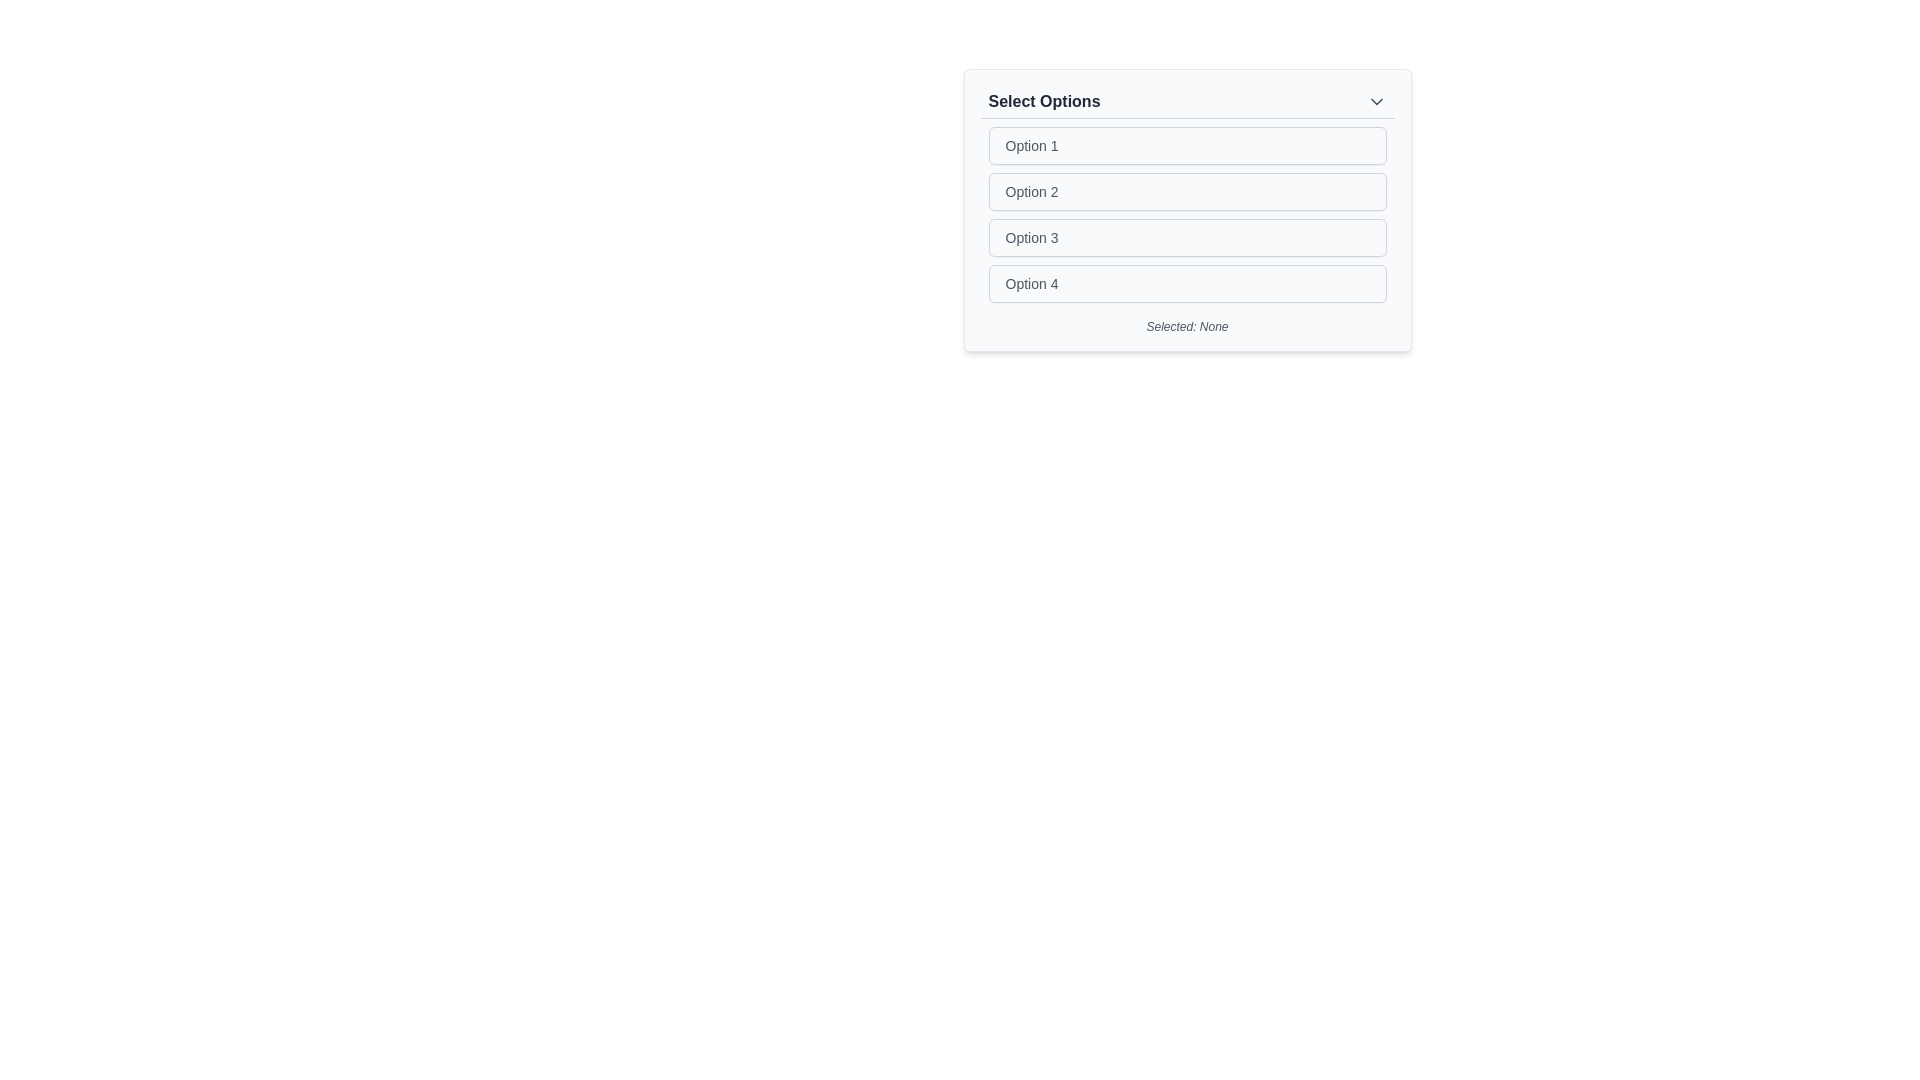  What do you see at coordinates (1032, 192) in the screenshot?
I see `the Text Label that serves as a label for the second selectable option in a vertical list, positioned between 'Option 1' and 'Option 3'` at bounding box center [1032, 192].